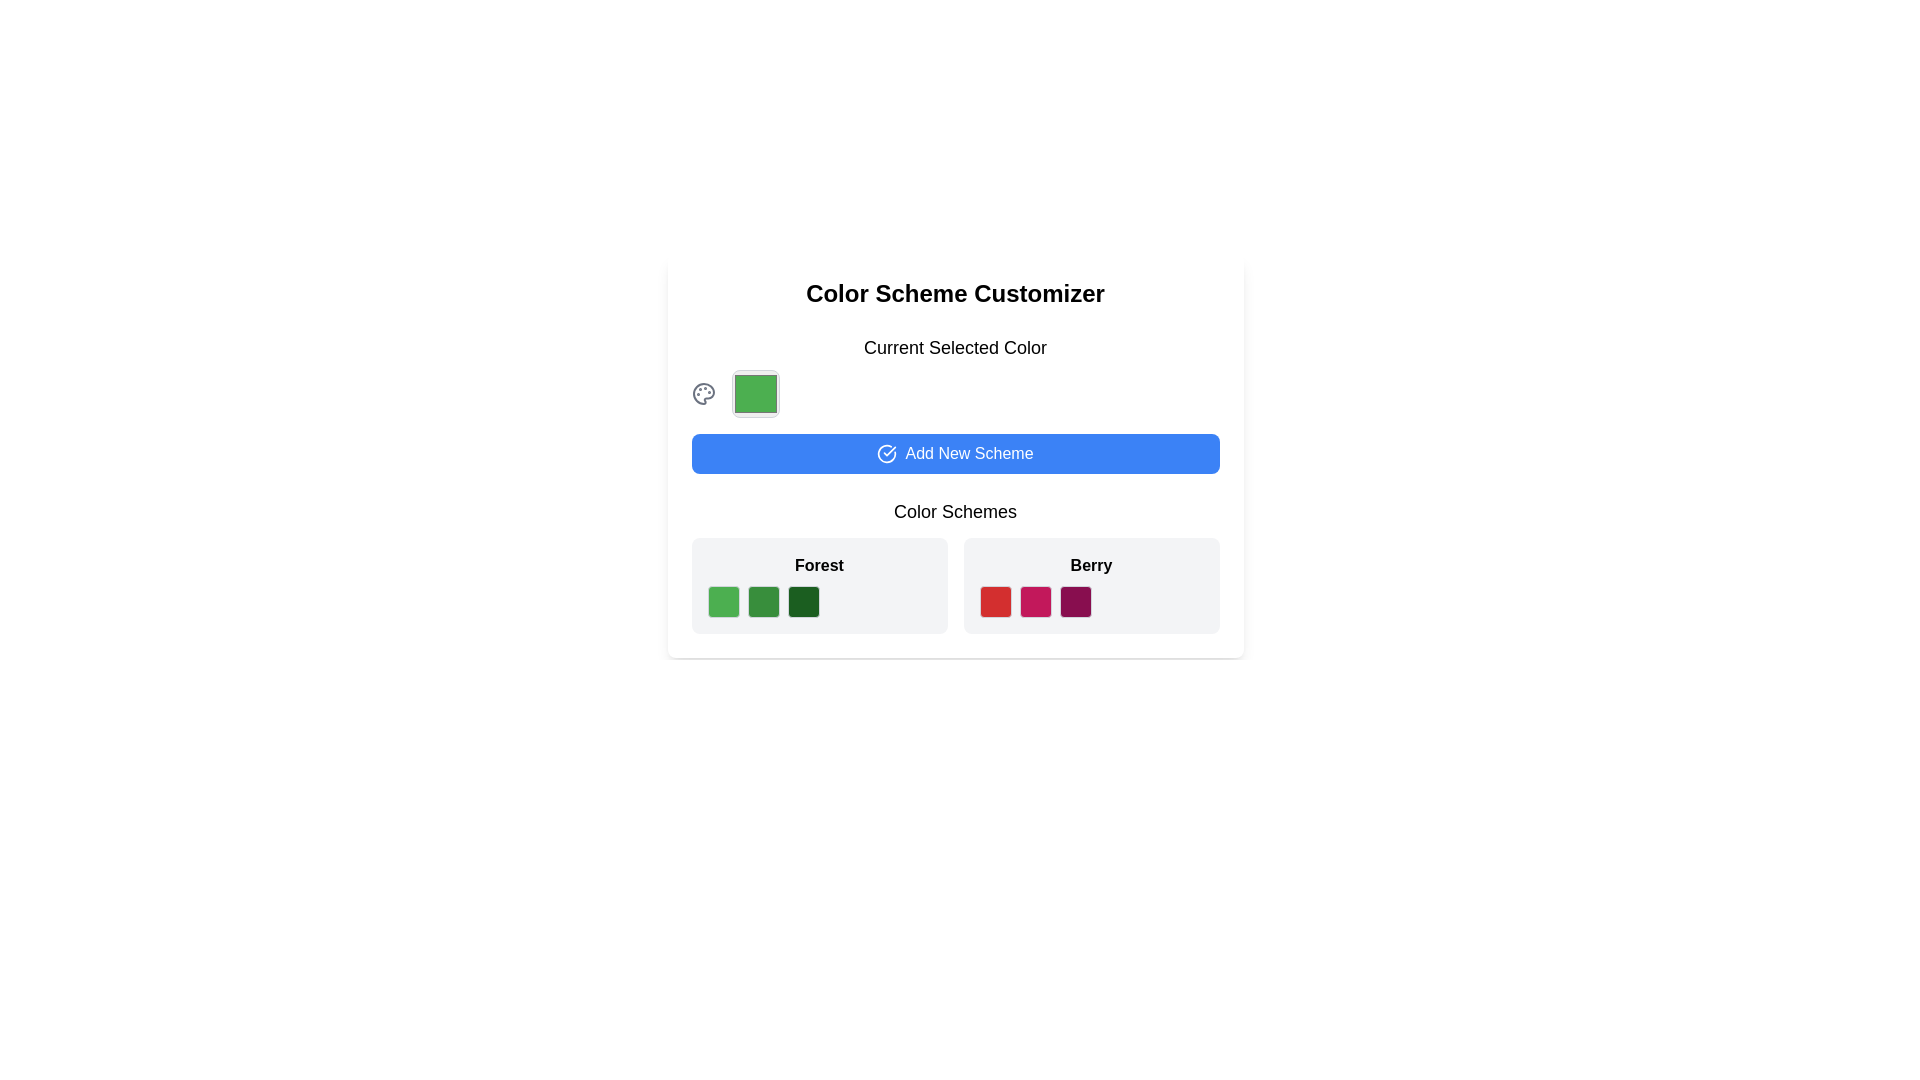 The height and width of the screenshot is (1080, 1920). Describe the element at coordinates (819, 600) in the screenshot. I see `the third Color tile representing a specific color` at that location.